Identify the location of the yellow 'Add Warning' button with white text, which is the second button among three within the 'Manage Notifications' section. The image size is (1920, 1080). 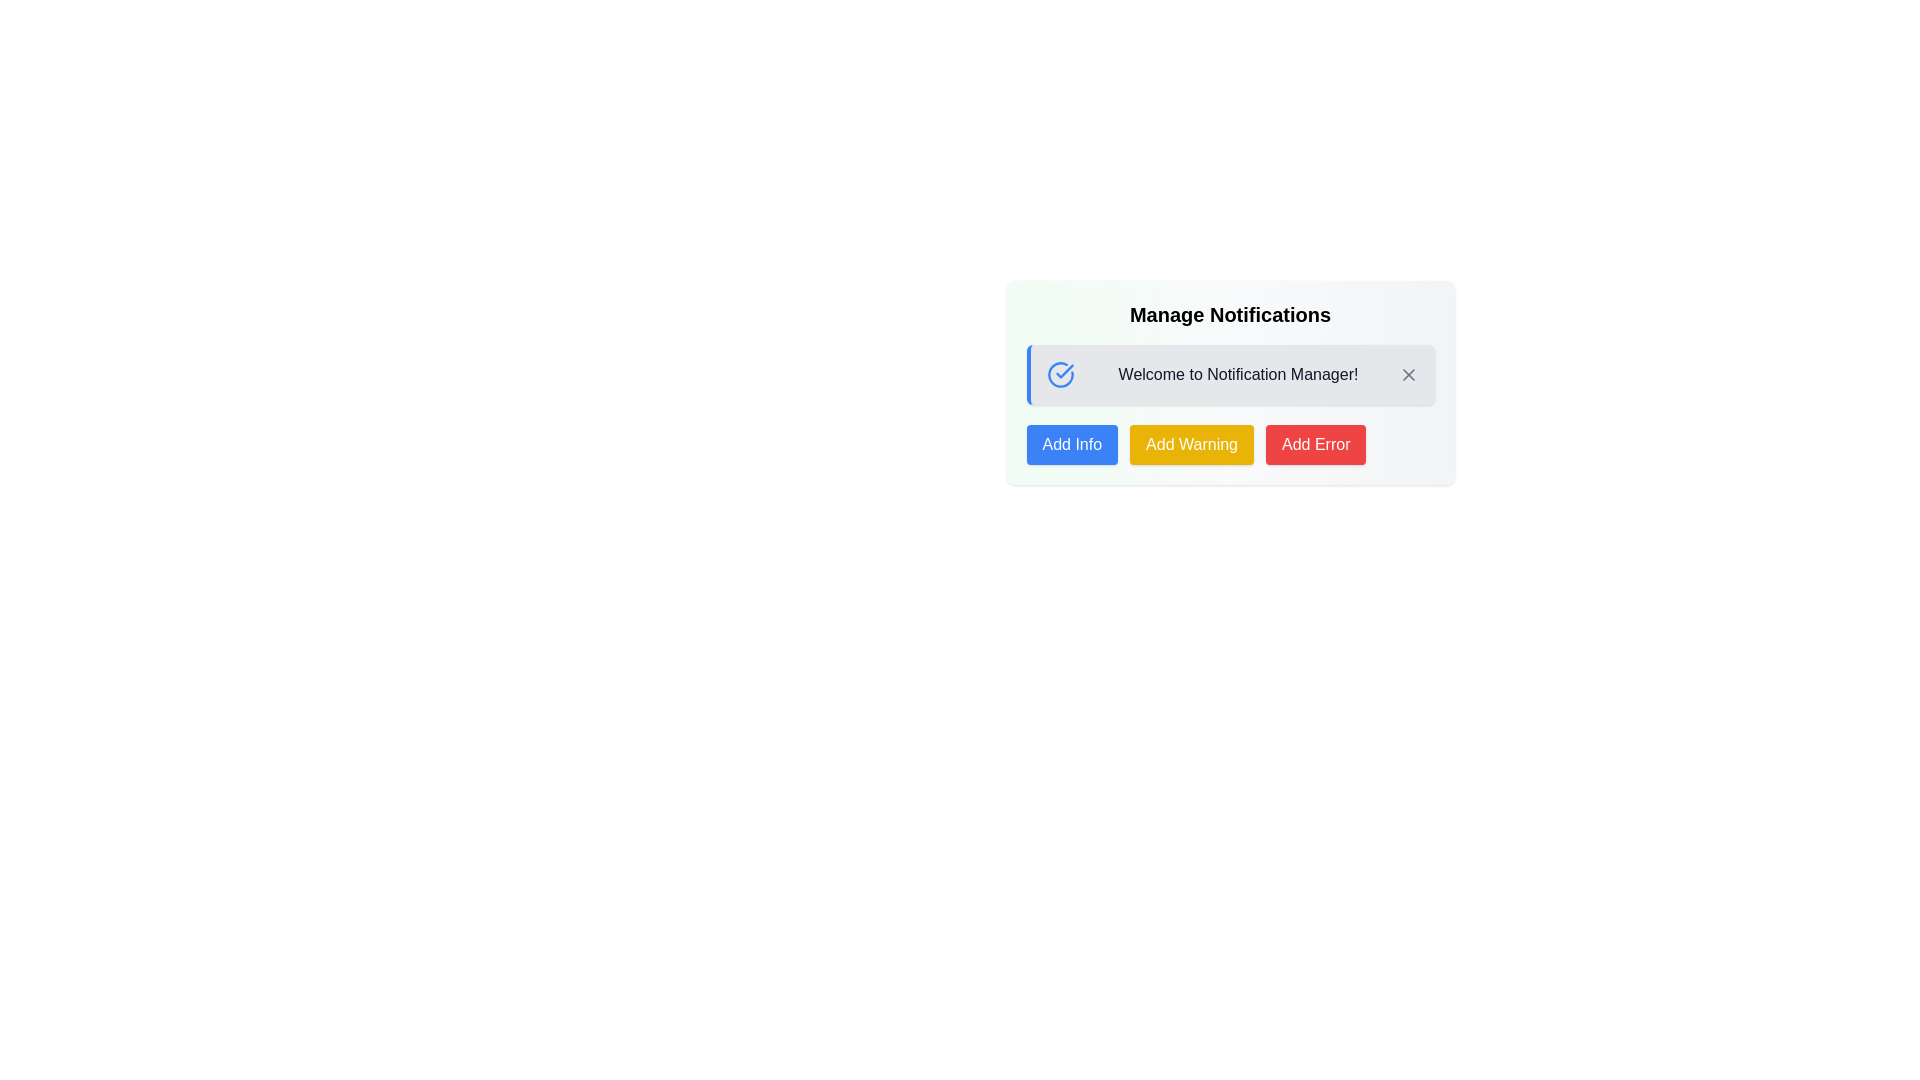
(1229, 443).